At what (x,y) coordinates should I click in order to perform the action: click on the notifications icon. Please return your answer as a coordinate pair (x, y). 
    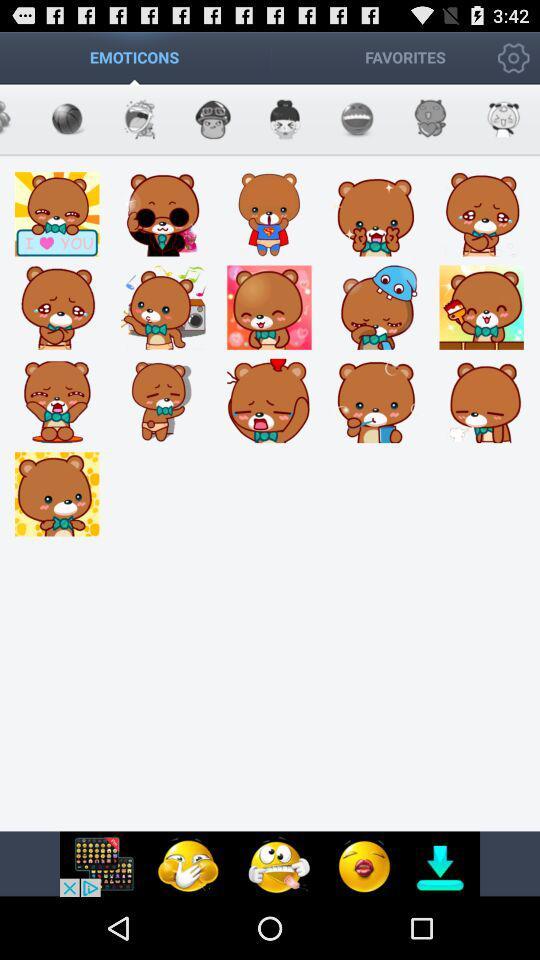
    Looking at the image, I should click on (284, 126).